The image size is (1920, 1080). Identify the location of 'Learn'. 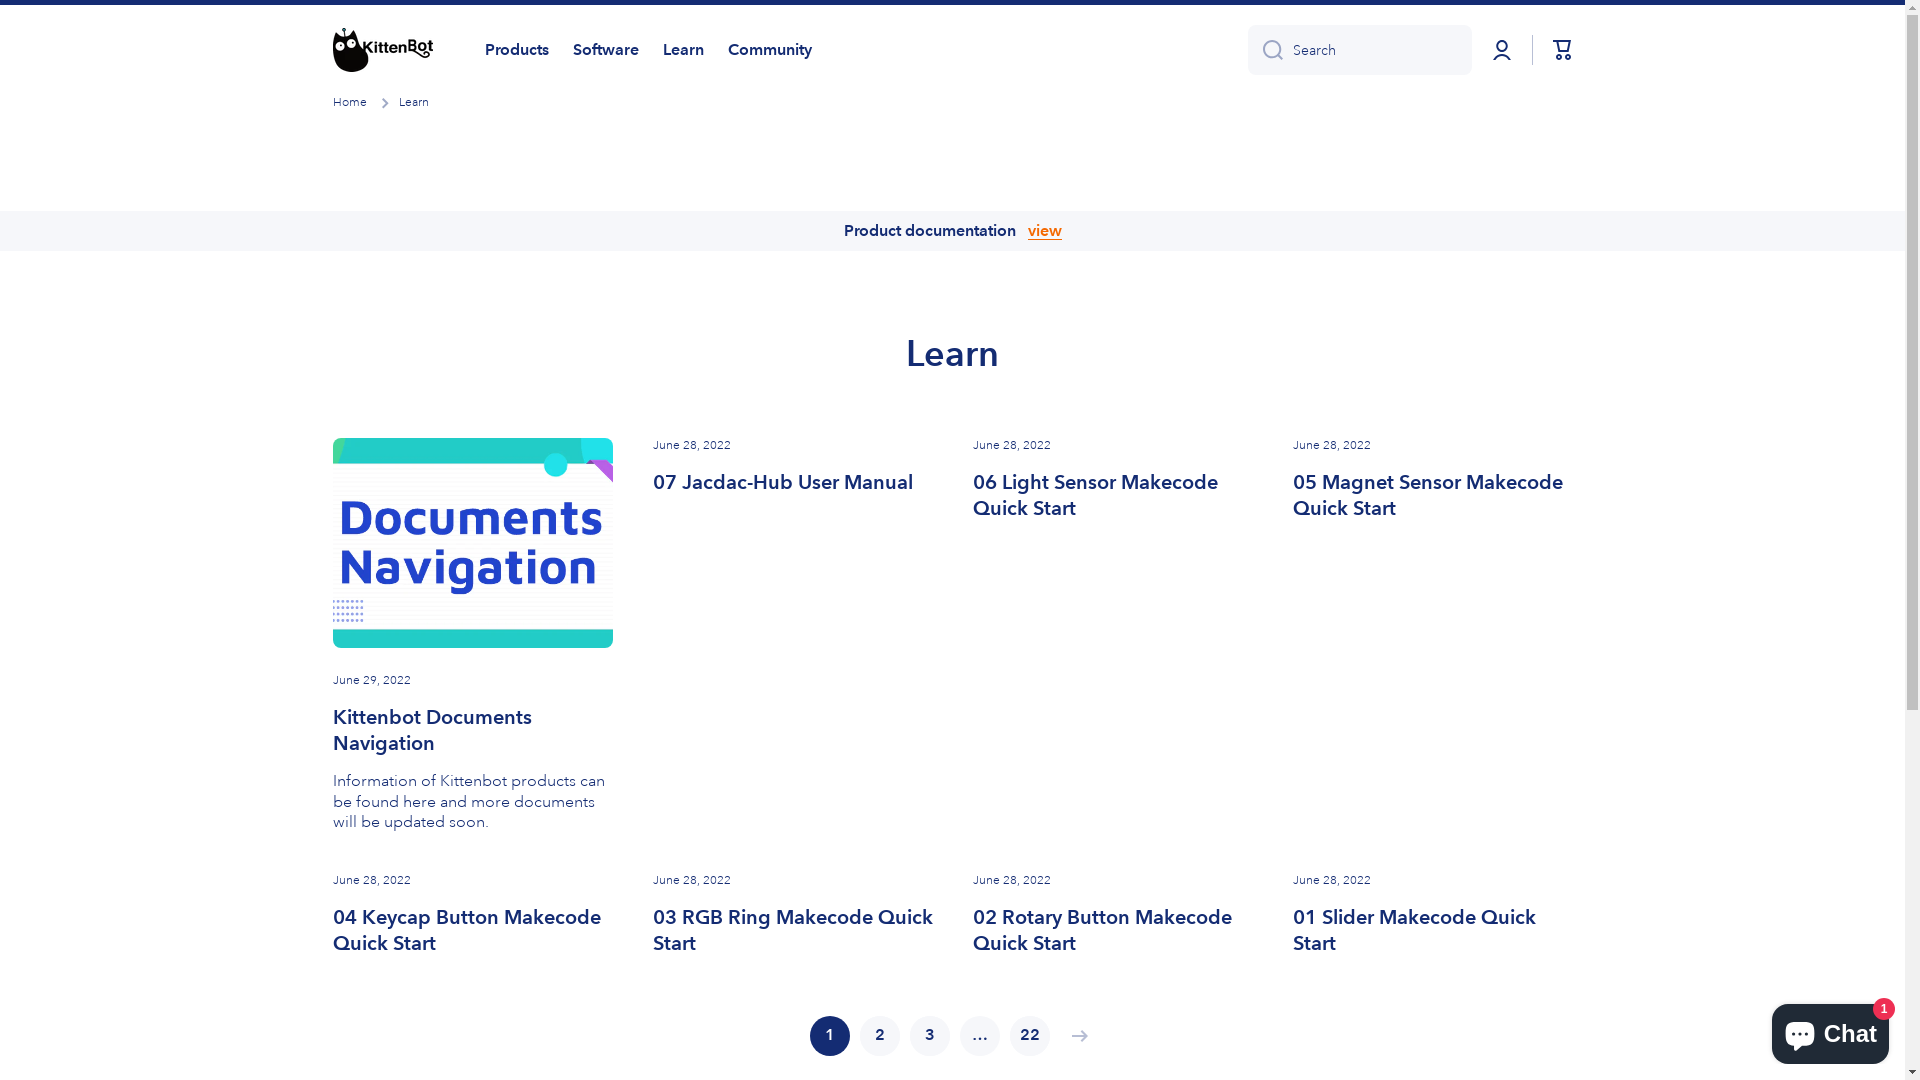
(682, 49).